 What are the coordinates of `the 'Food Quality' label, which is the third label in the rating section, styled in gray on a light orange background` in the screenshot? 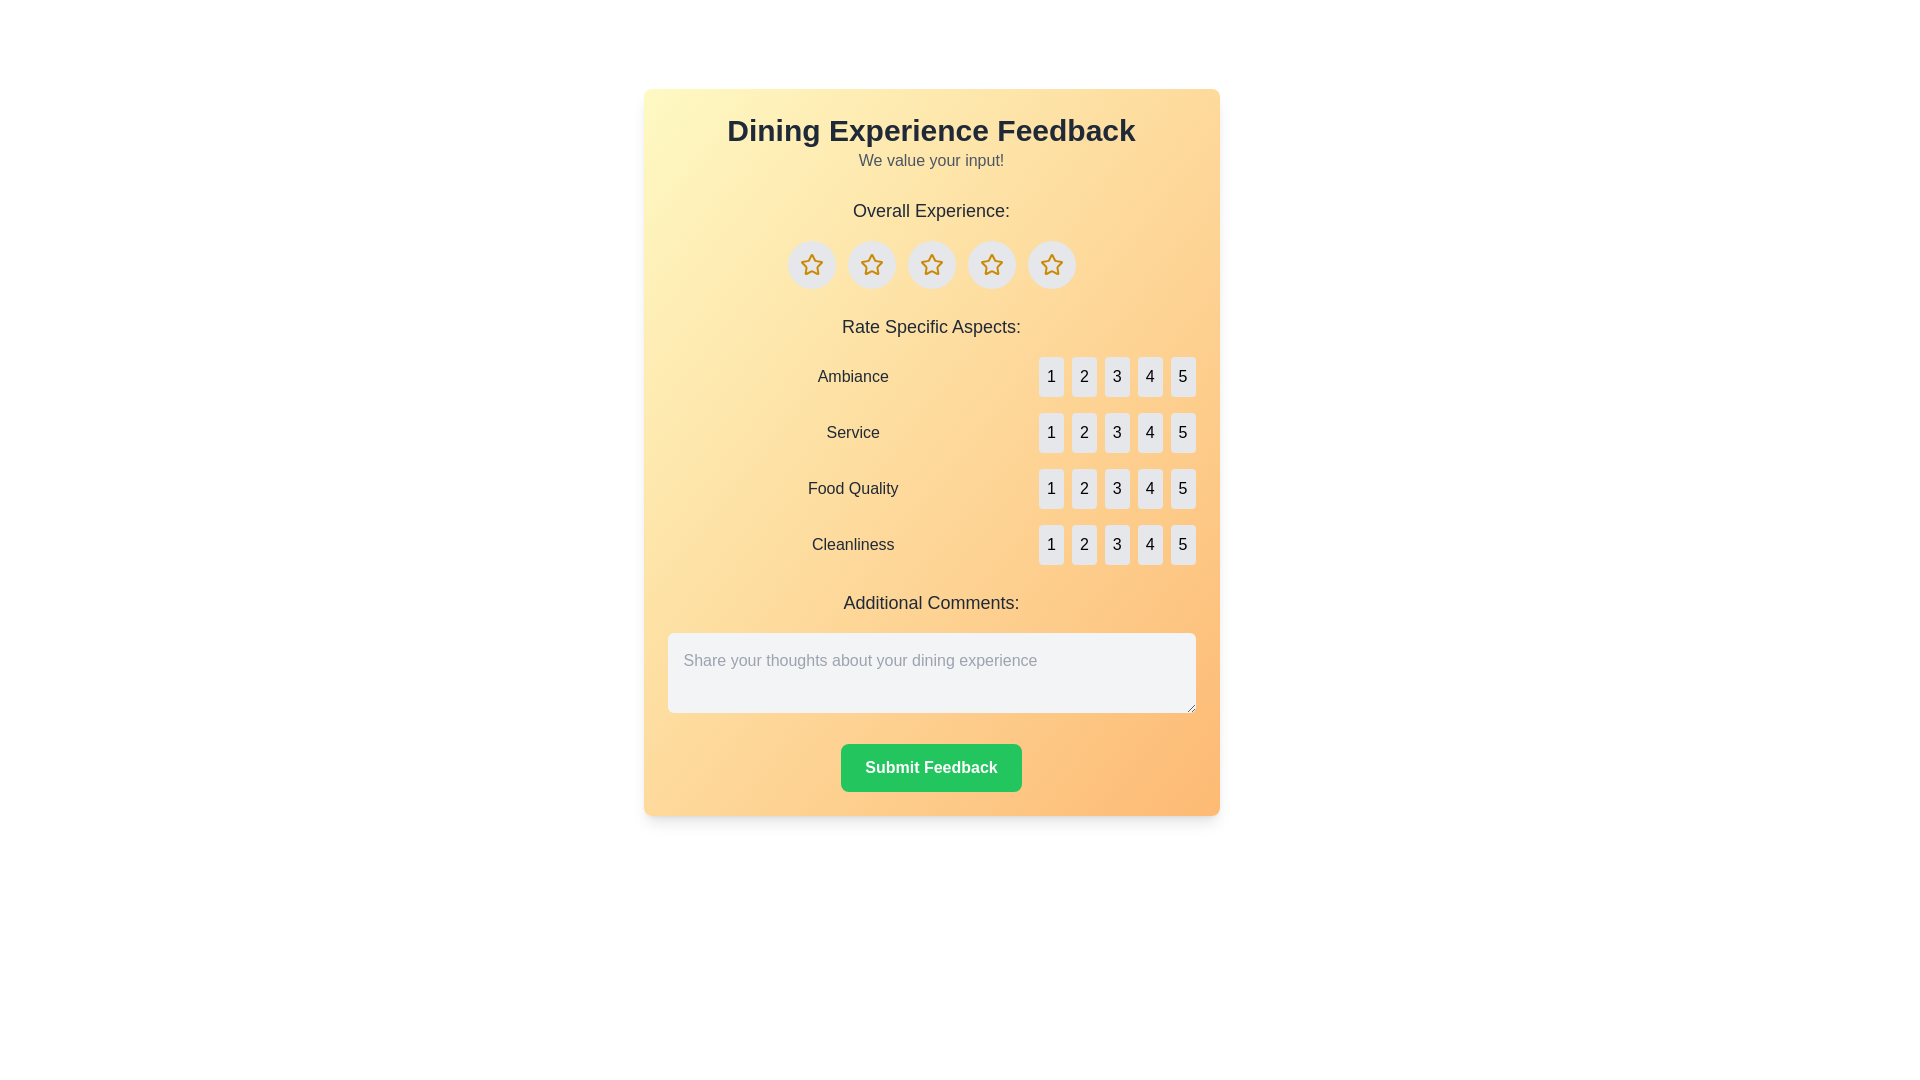 It's located at (853, 489).